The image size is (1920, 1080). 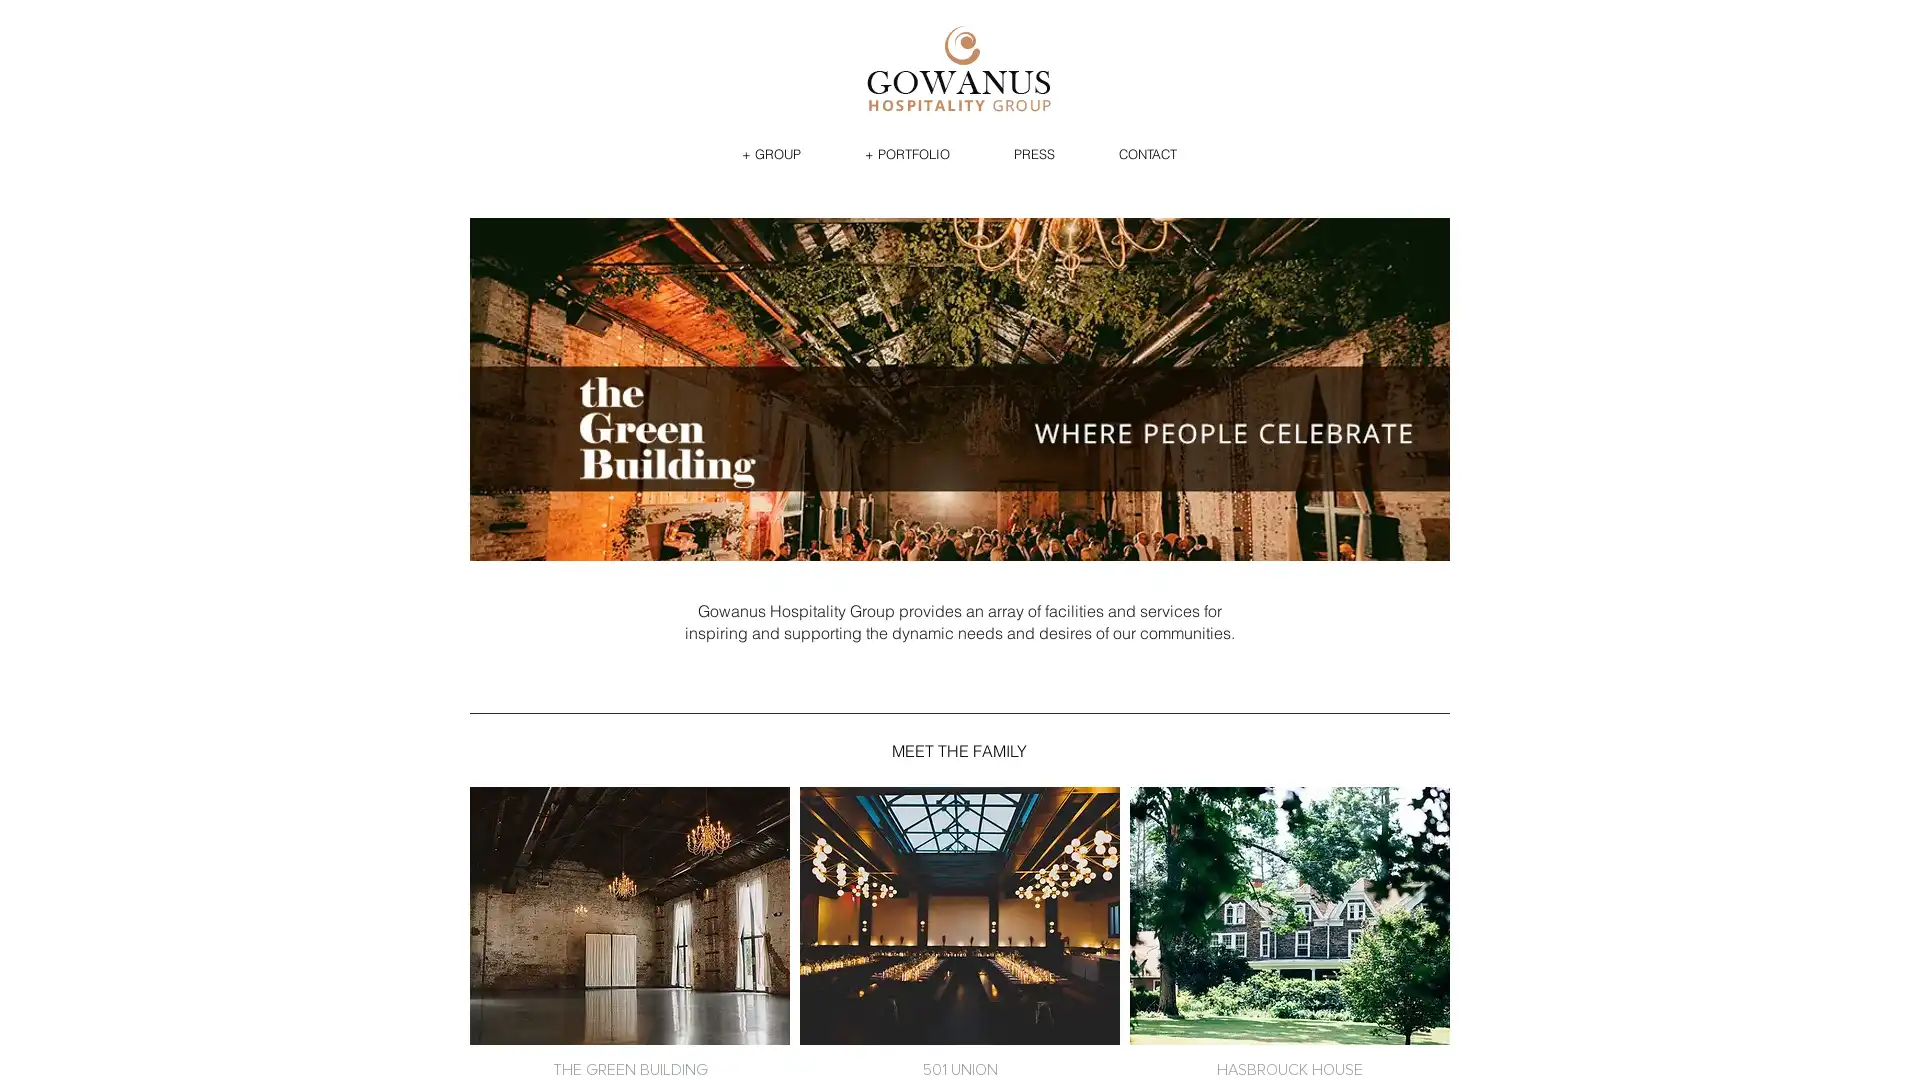 What do you see at coordinates (512, 389) in the screenshot?
I see `previous` at bounding box center [512, 389].